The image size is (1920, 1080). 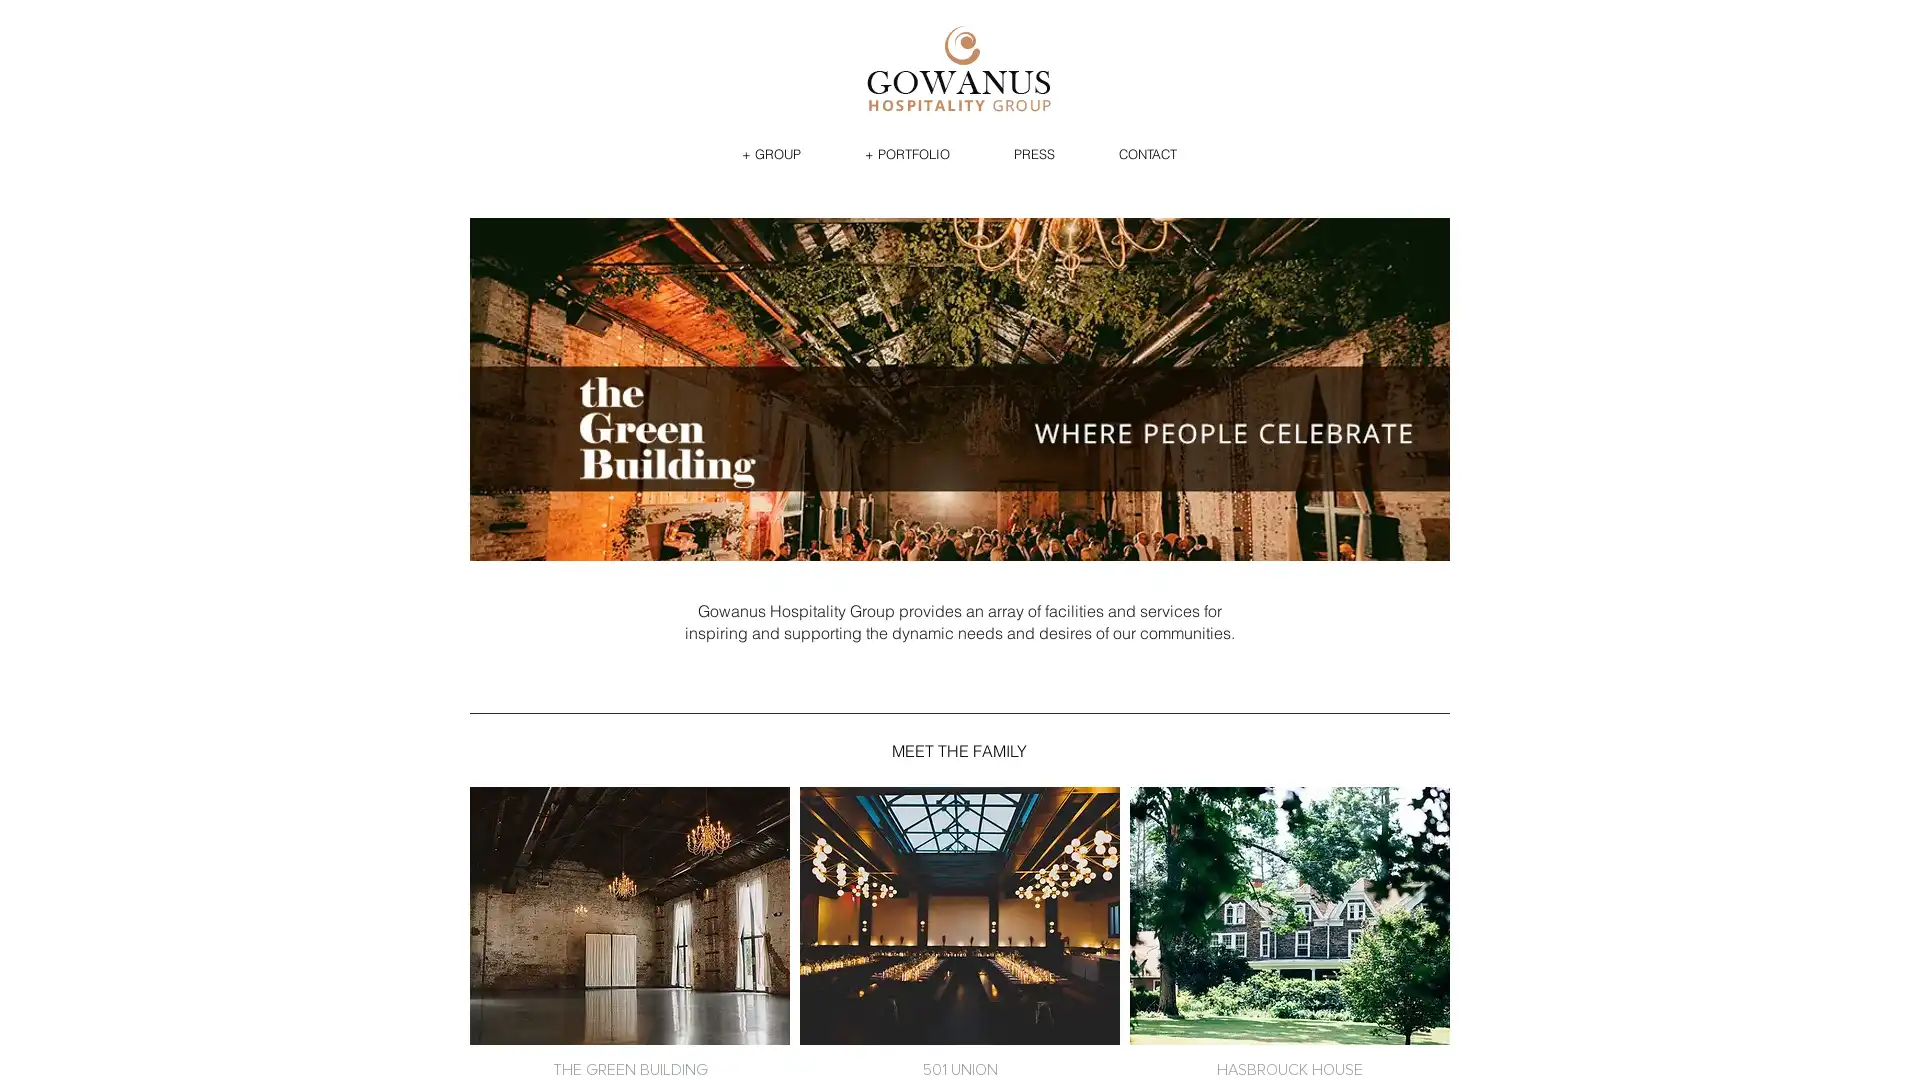 What do you see at coordinates (512, 389) in the screenshot?
I see `previous` at bounding box center [512, 389].